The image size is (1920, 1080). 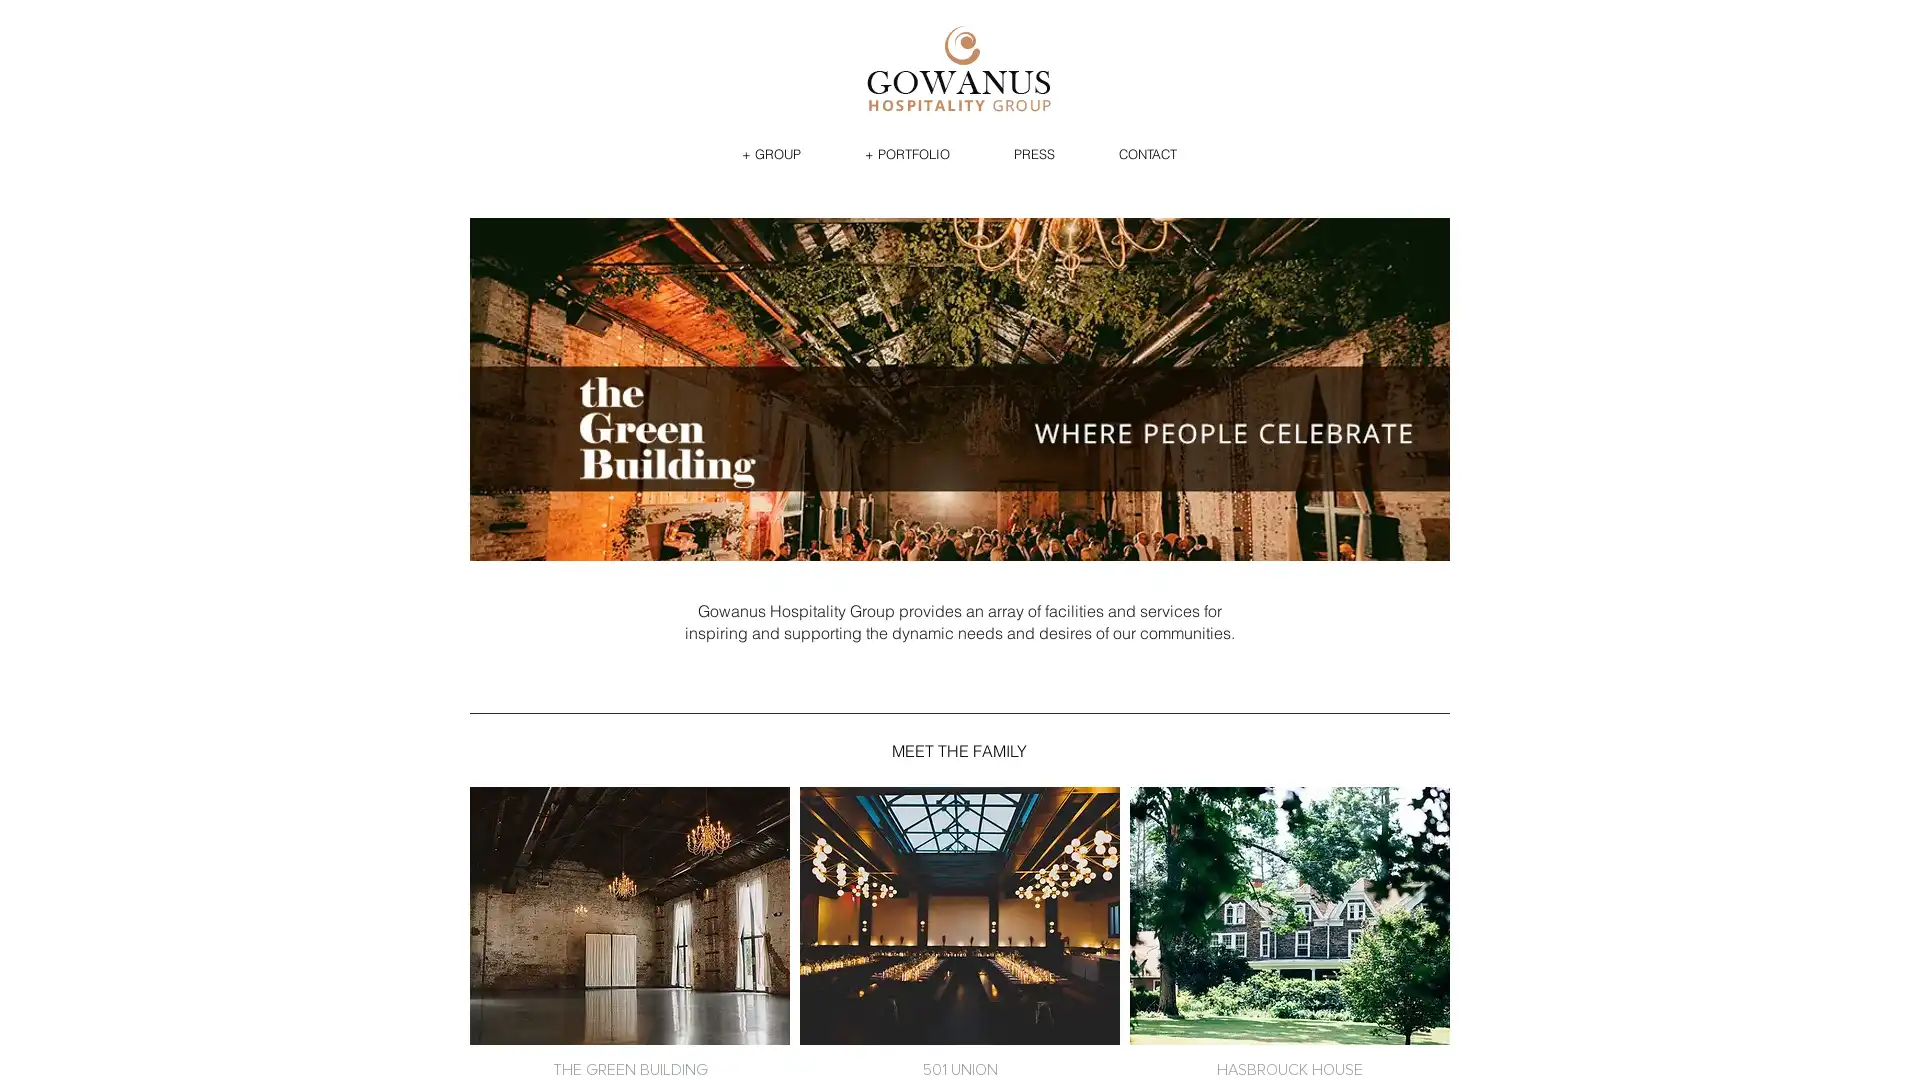 What do you see at coordinates (512, 389) in the screenshot?
I see `previous` at bounding box center [512, 389].